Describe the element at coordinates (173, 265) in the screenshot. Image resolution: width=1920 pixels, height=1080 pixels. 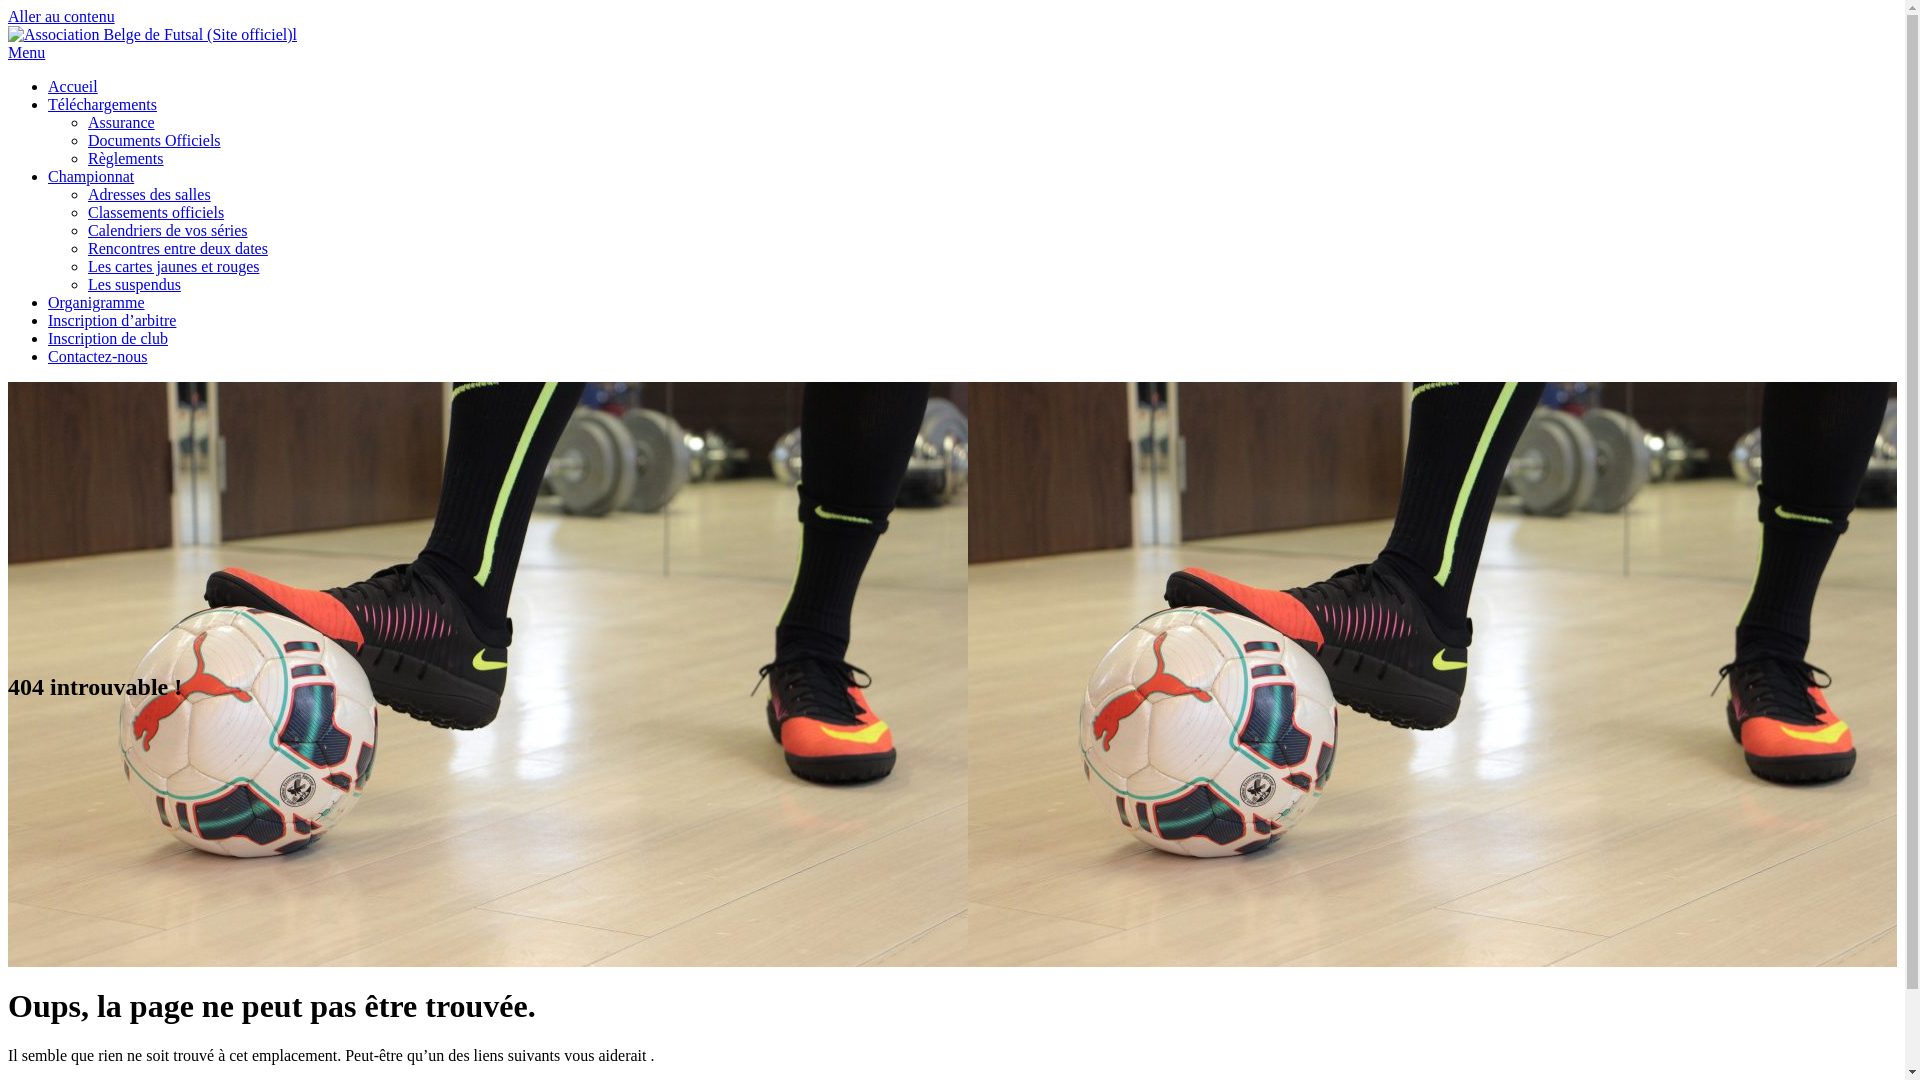
I see `'Les cartes jaunes et rouges'` at that location.